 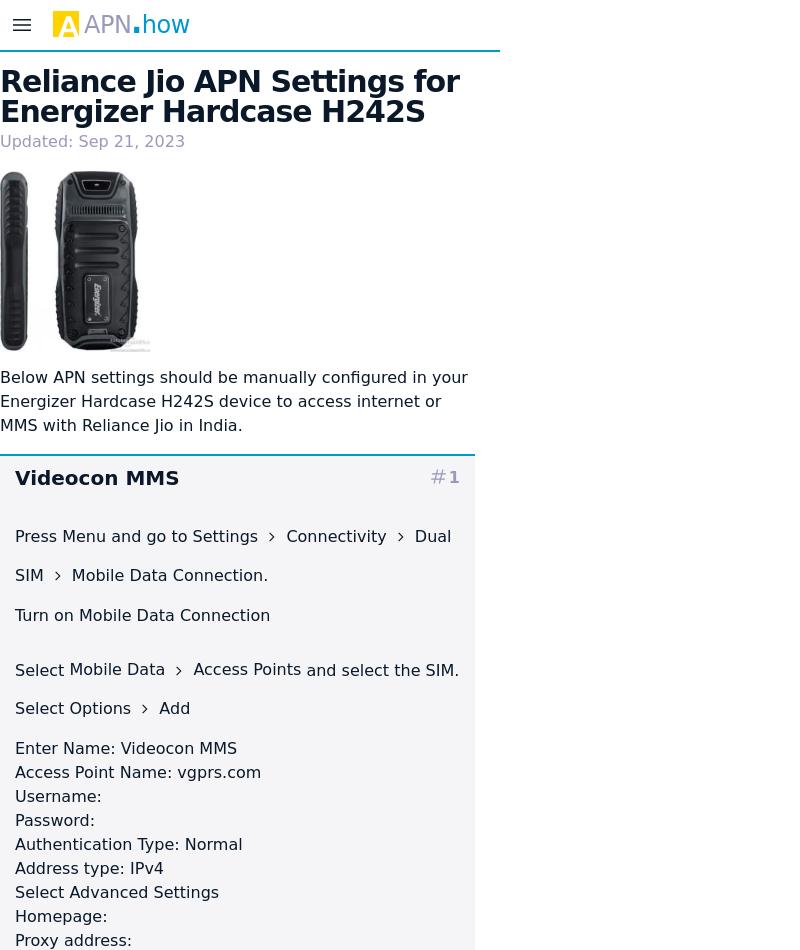 What do you see at coordinates (53, 819) in the screenshot?
I see `'Password:'` at bounding box center [53, 819].